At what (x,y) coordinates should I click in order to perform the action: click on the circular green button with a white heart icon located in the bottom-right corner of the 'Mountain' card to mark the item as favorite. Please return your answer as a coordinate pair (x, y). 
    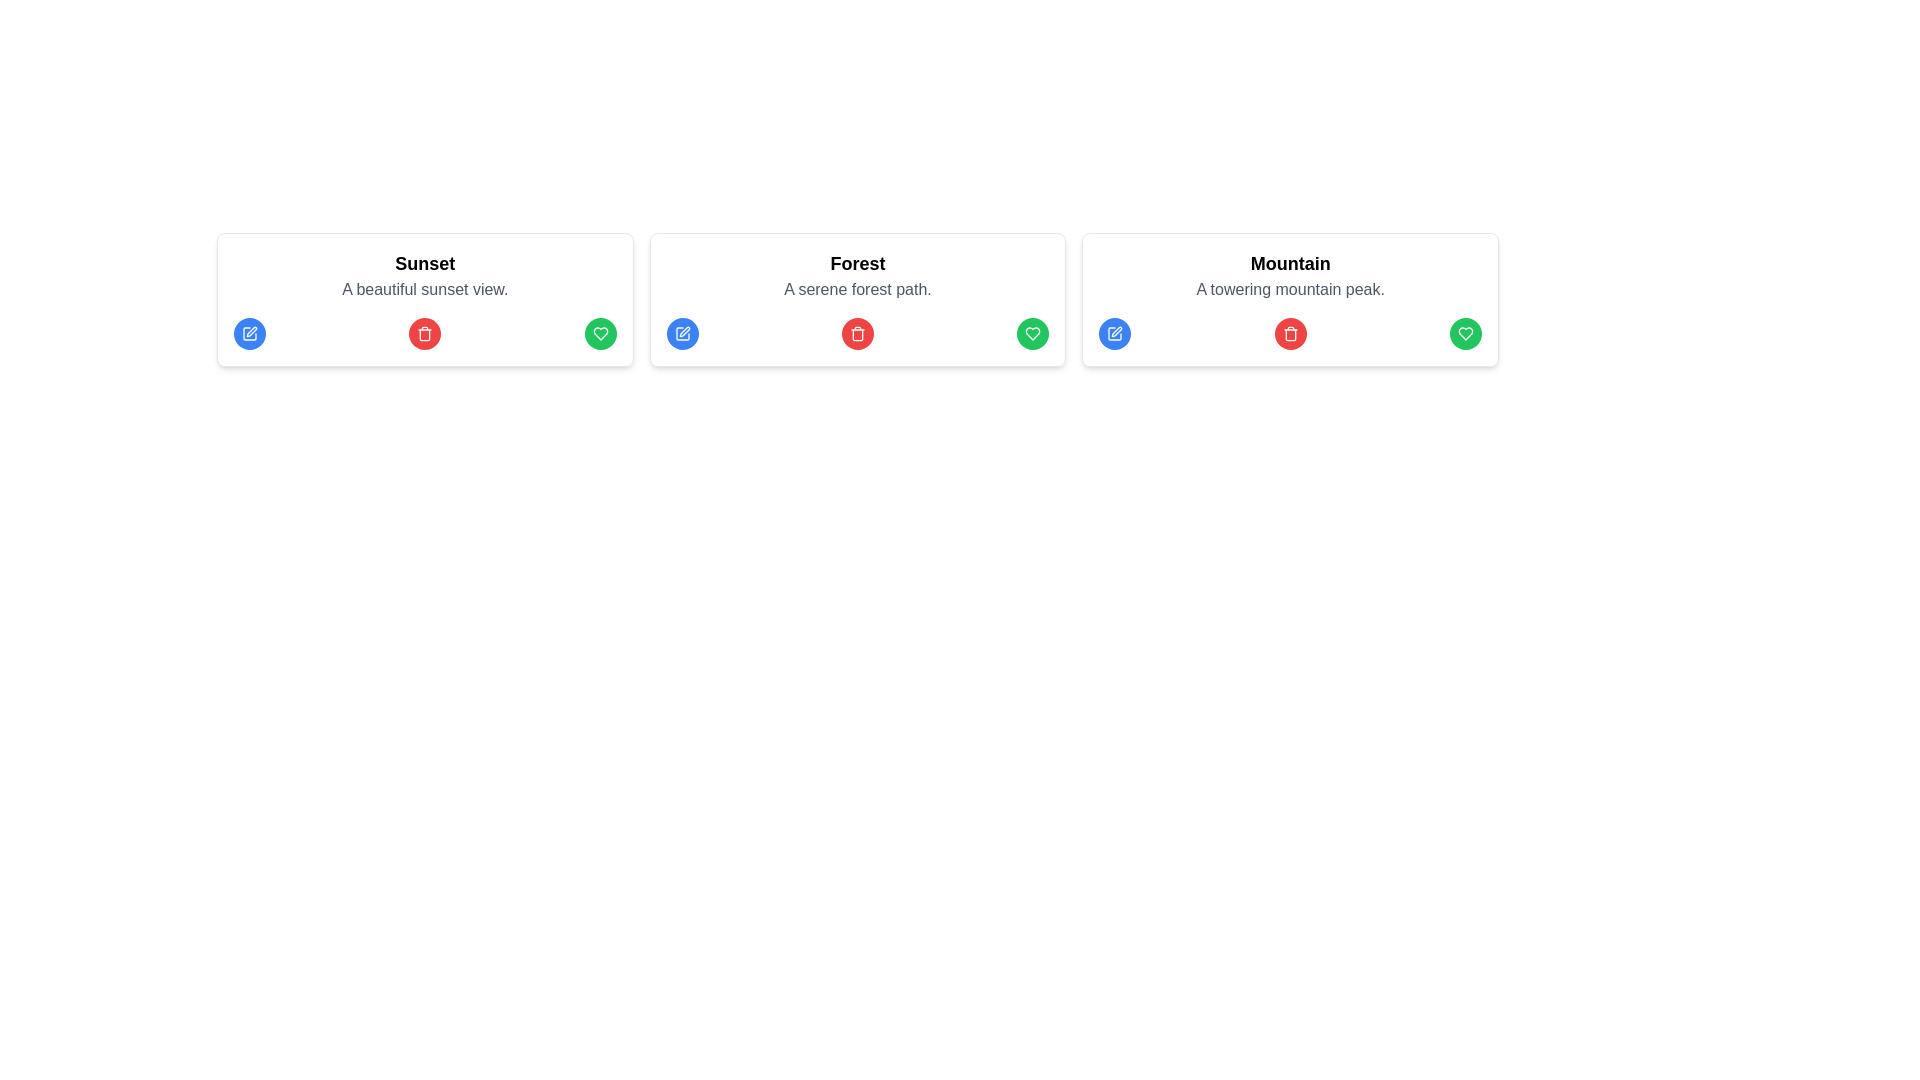
    Looking at the image, I should click on (1465, 333).